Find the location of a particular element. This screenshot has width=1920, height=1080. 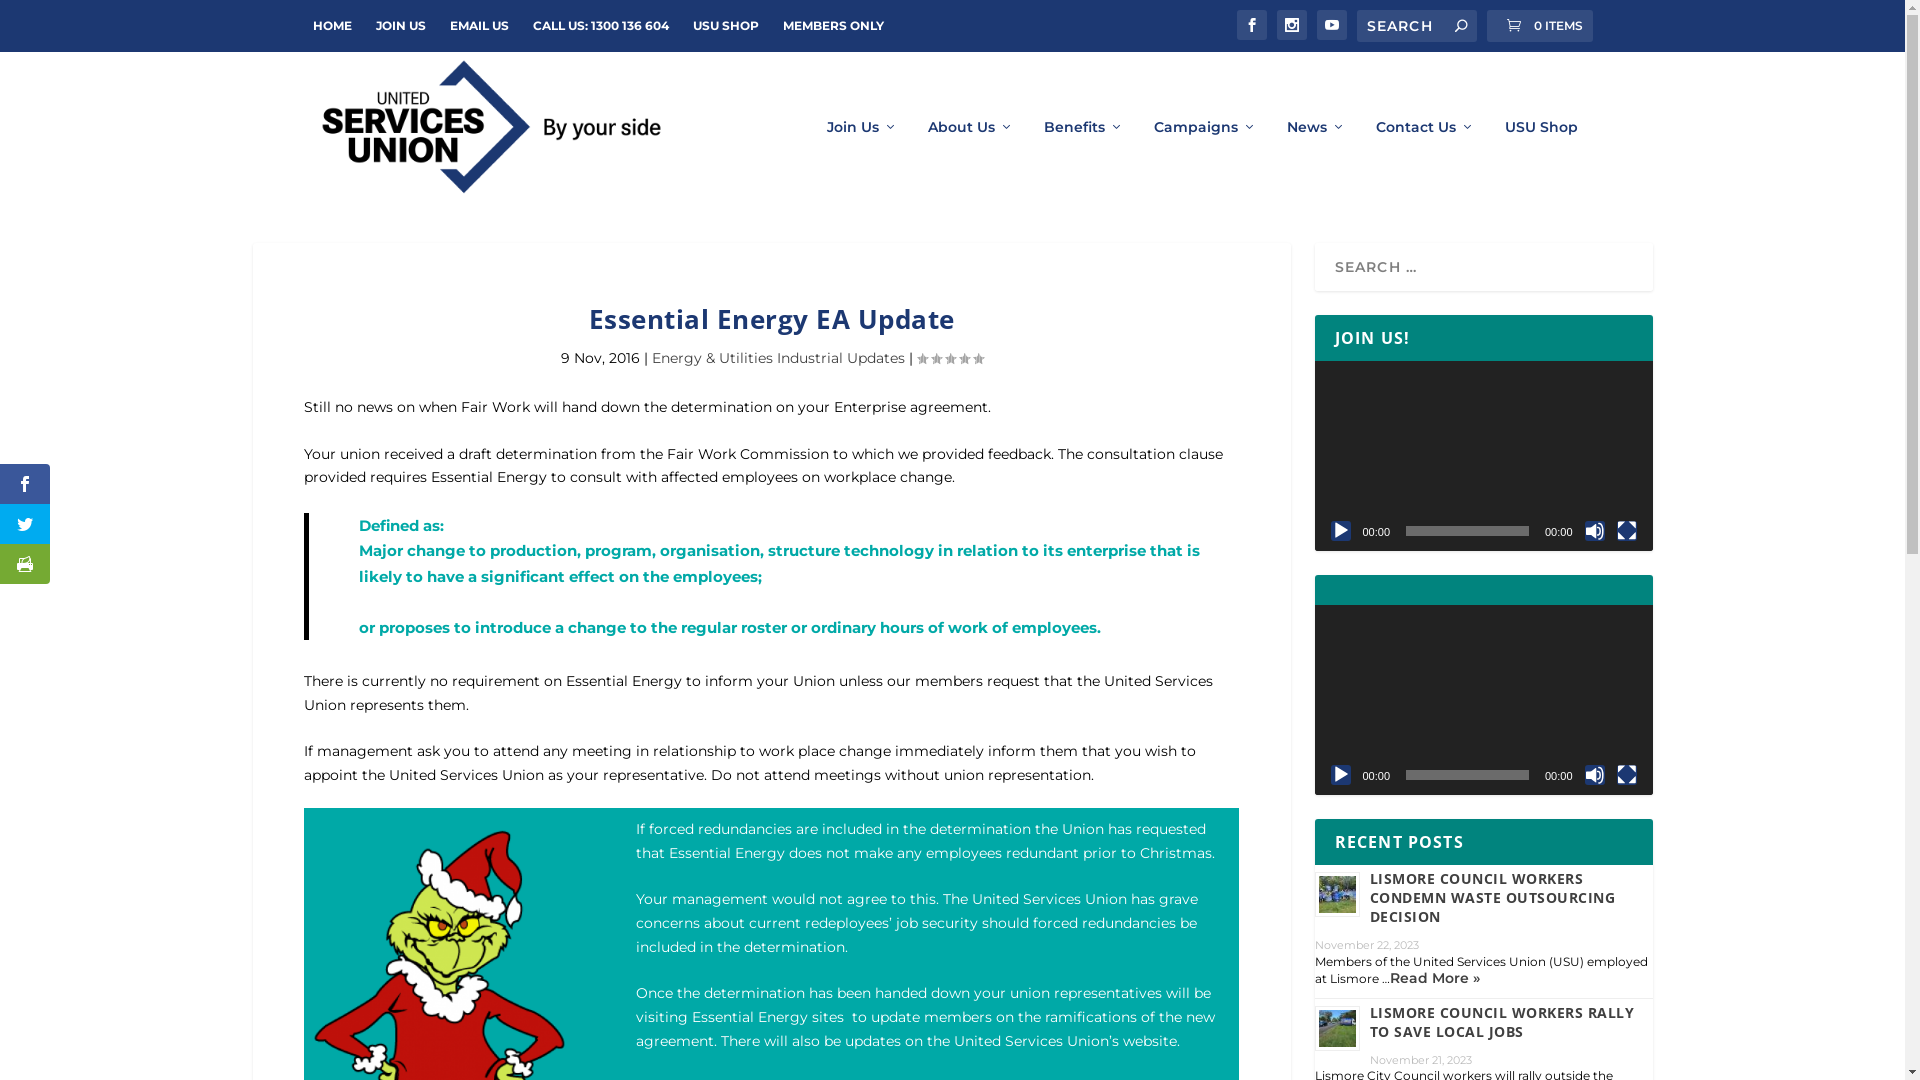

'CALL US: 1300 136 604' is located at coordinates (599, 26).